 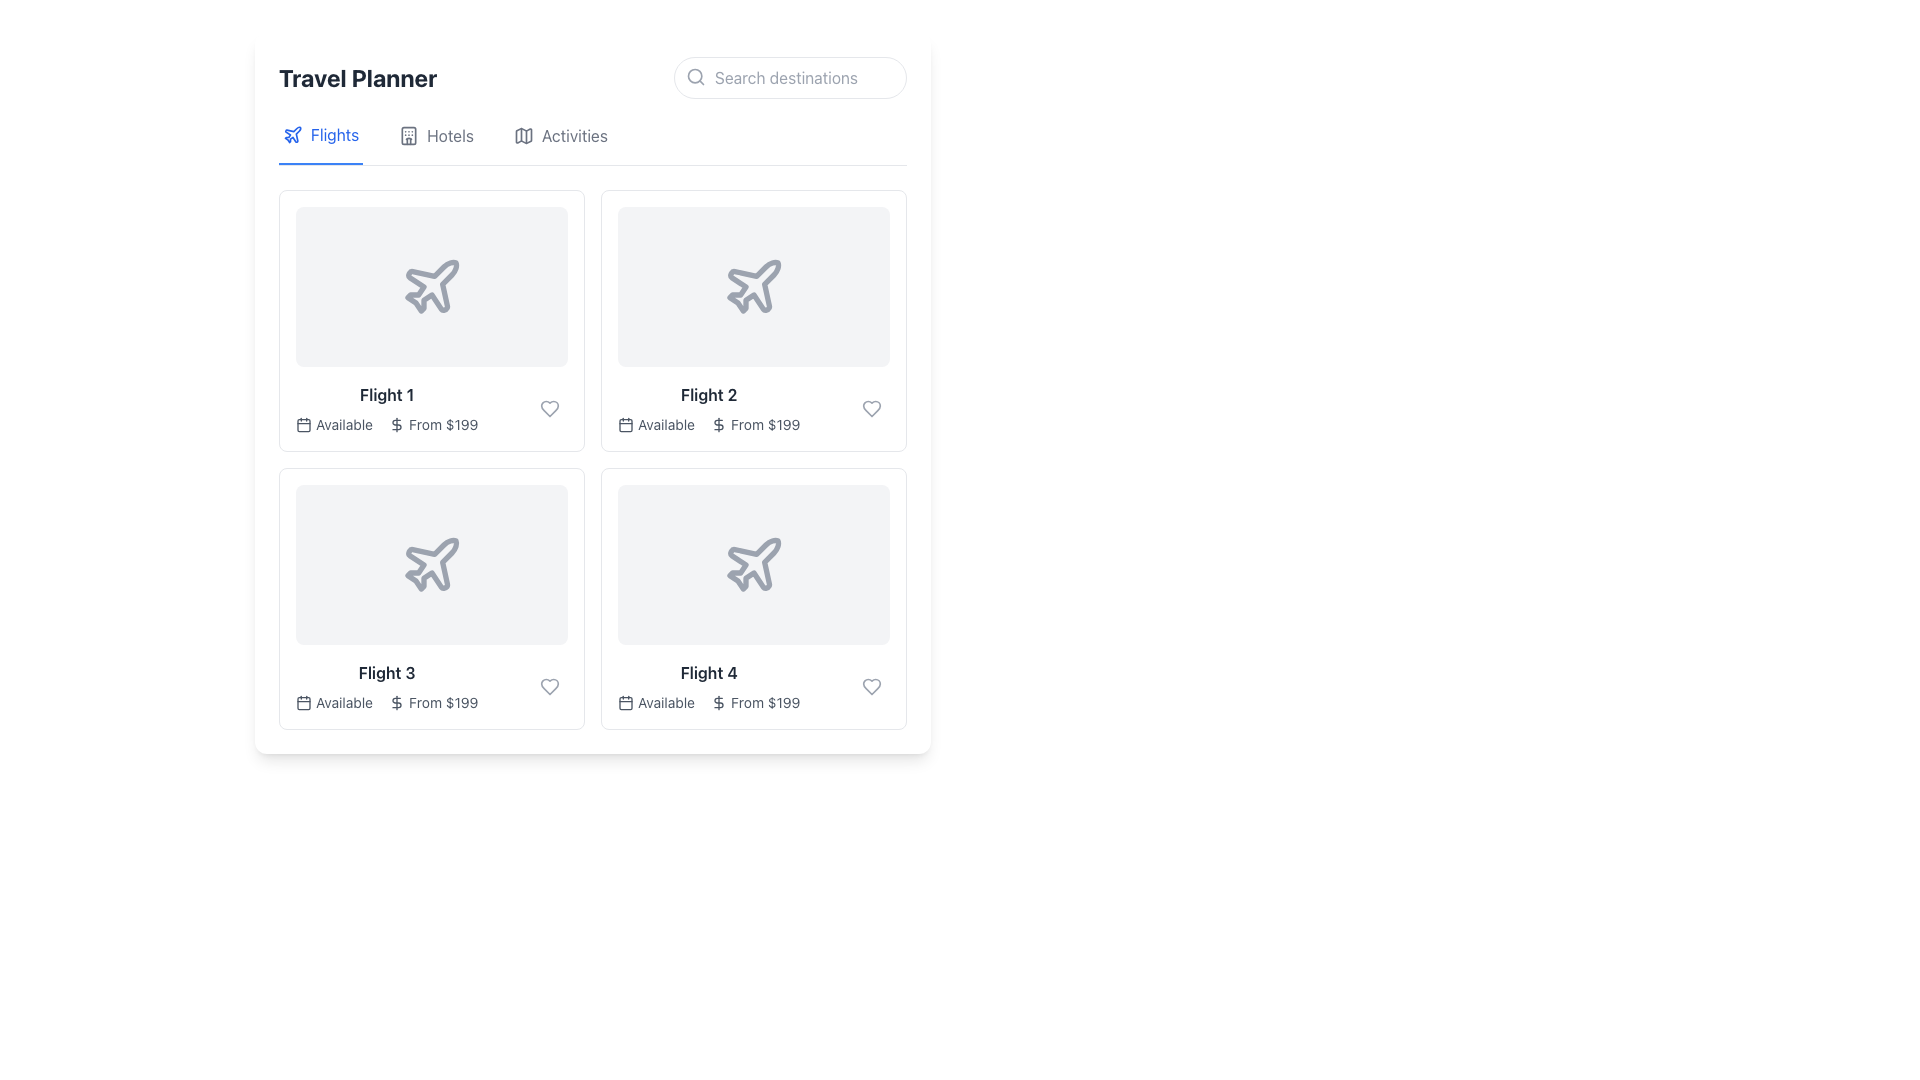 What do you see at coordinates (387, 423) in the screenshot?
I see `the text and icons indicating availability and pricing information, which includes a calendar icon followed by 'Available' and a dollar icon with 'From $199', located in the 'Flight 1' card below the airplane image` at bounding box center [387, 423].